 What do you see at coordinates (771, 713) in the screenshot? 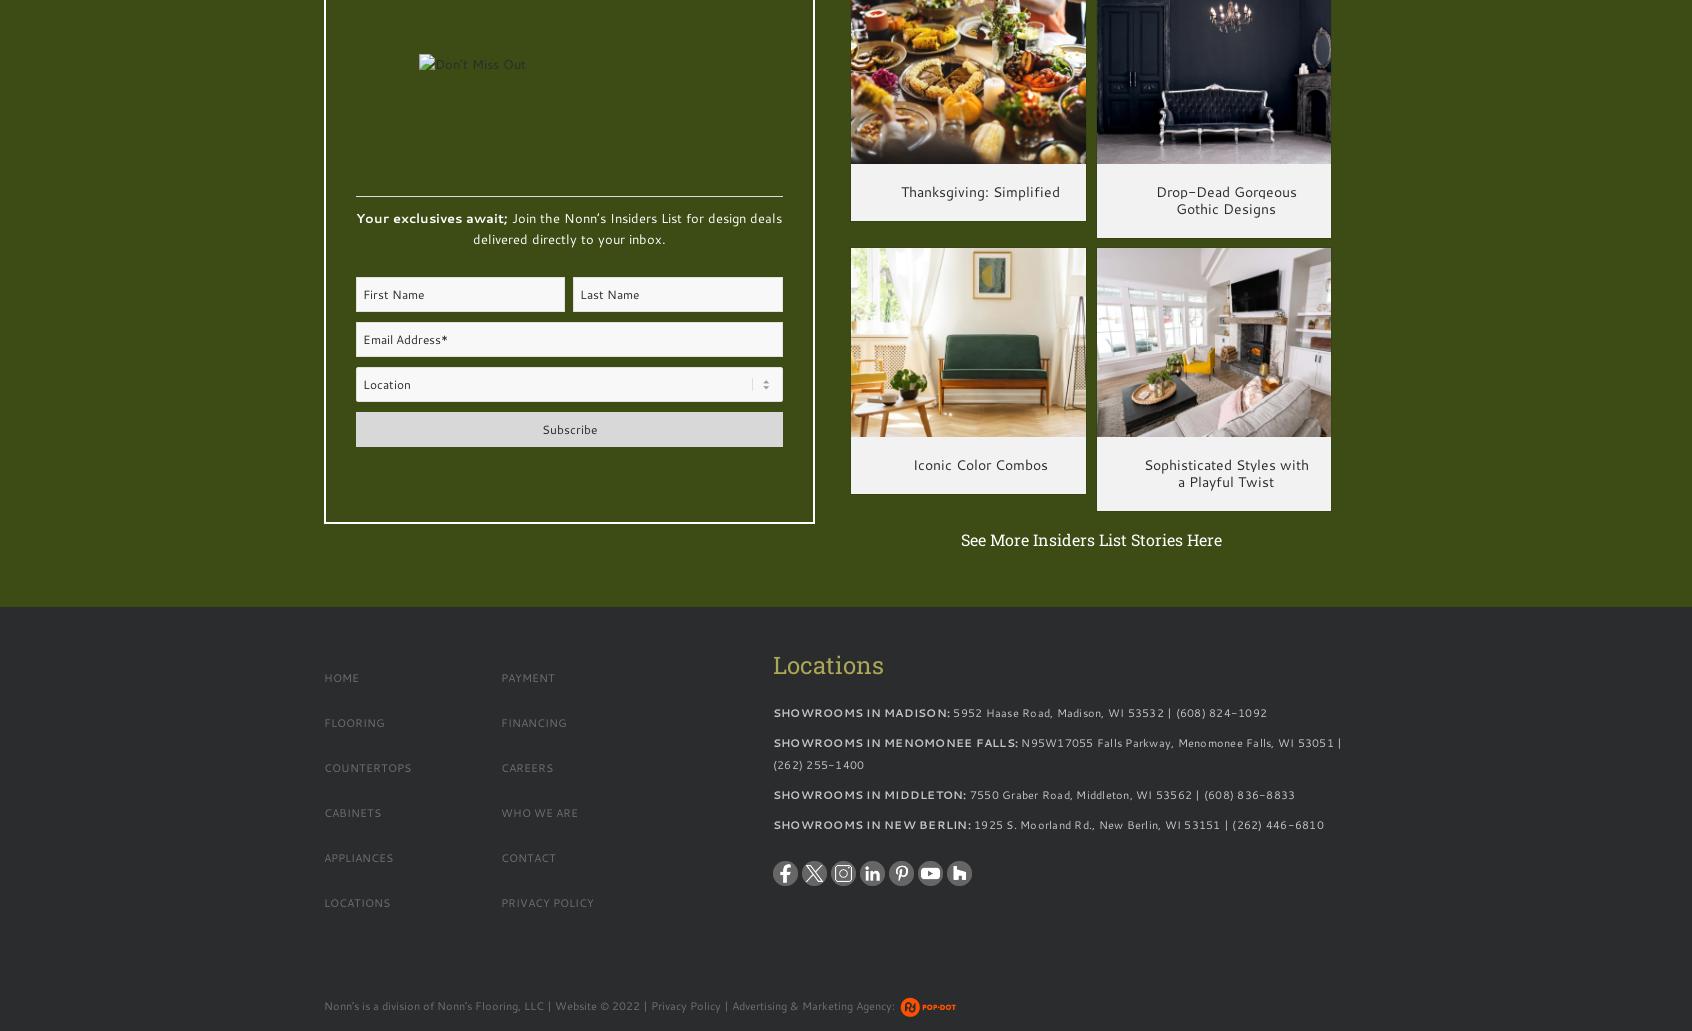
I see `'SHOWROOMS IN MADISON:'` at bounding box center [771, 713].